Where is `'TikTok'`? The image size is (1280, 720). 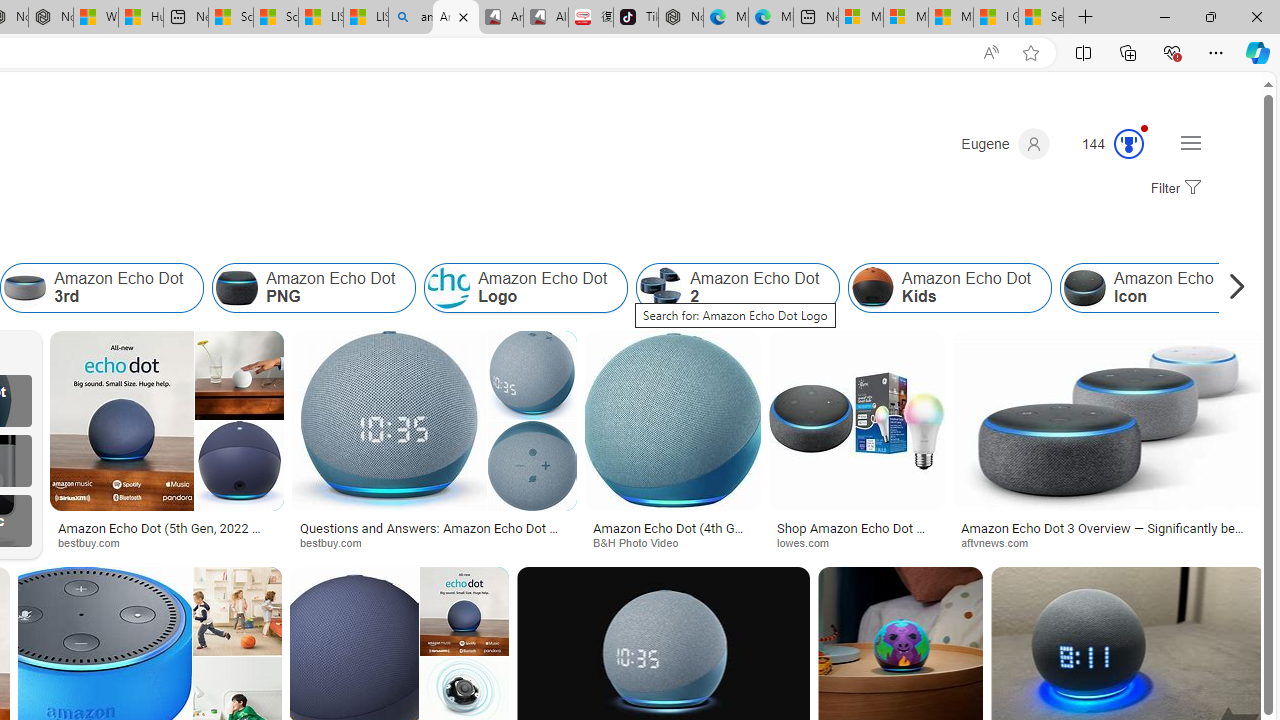 'TikTok' is located at coordinates (635, 17).